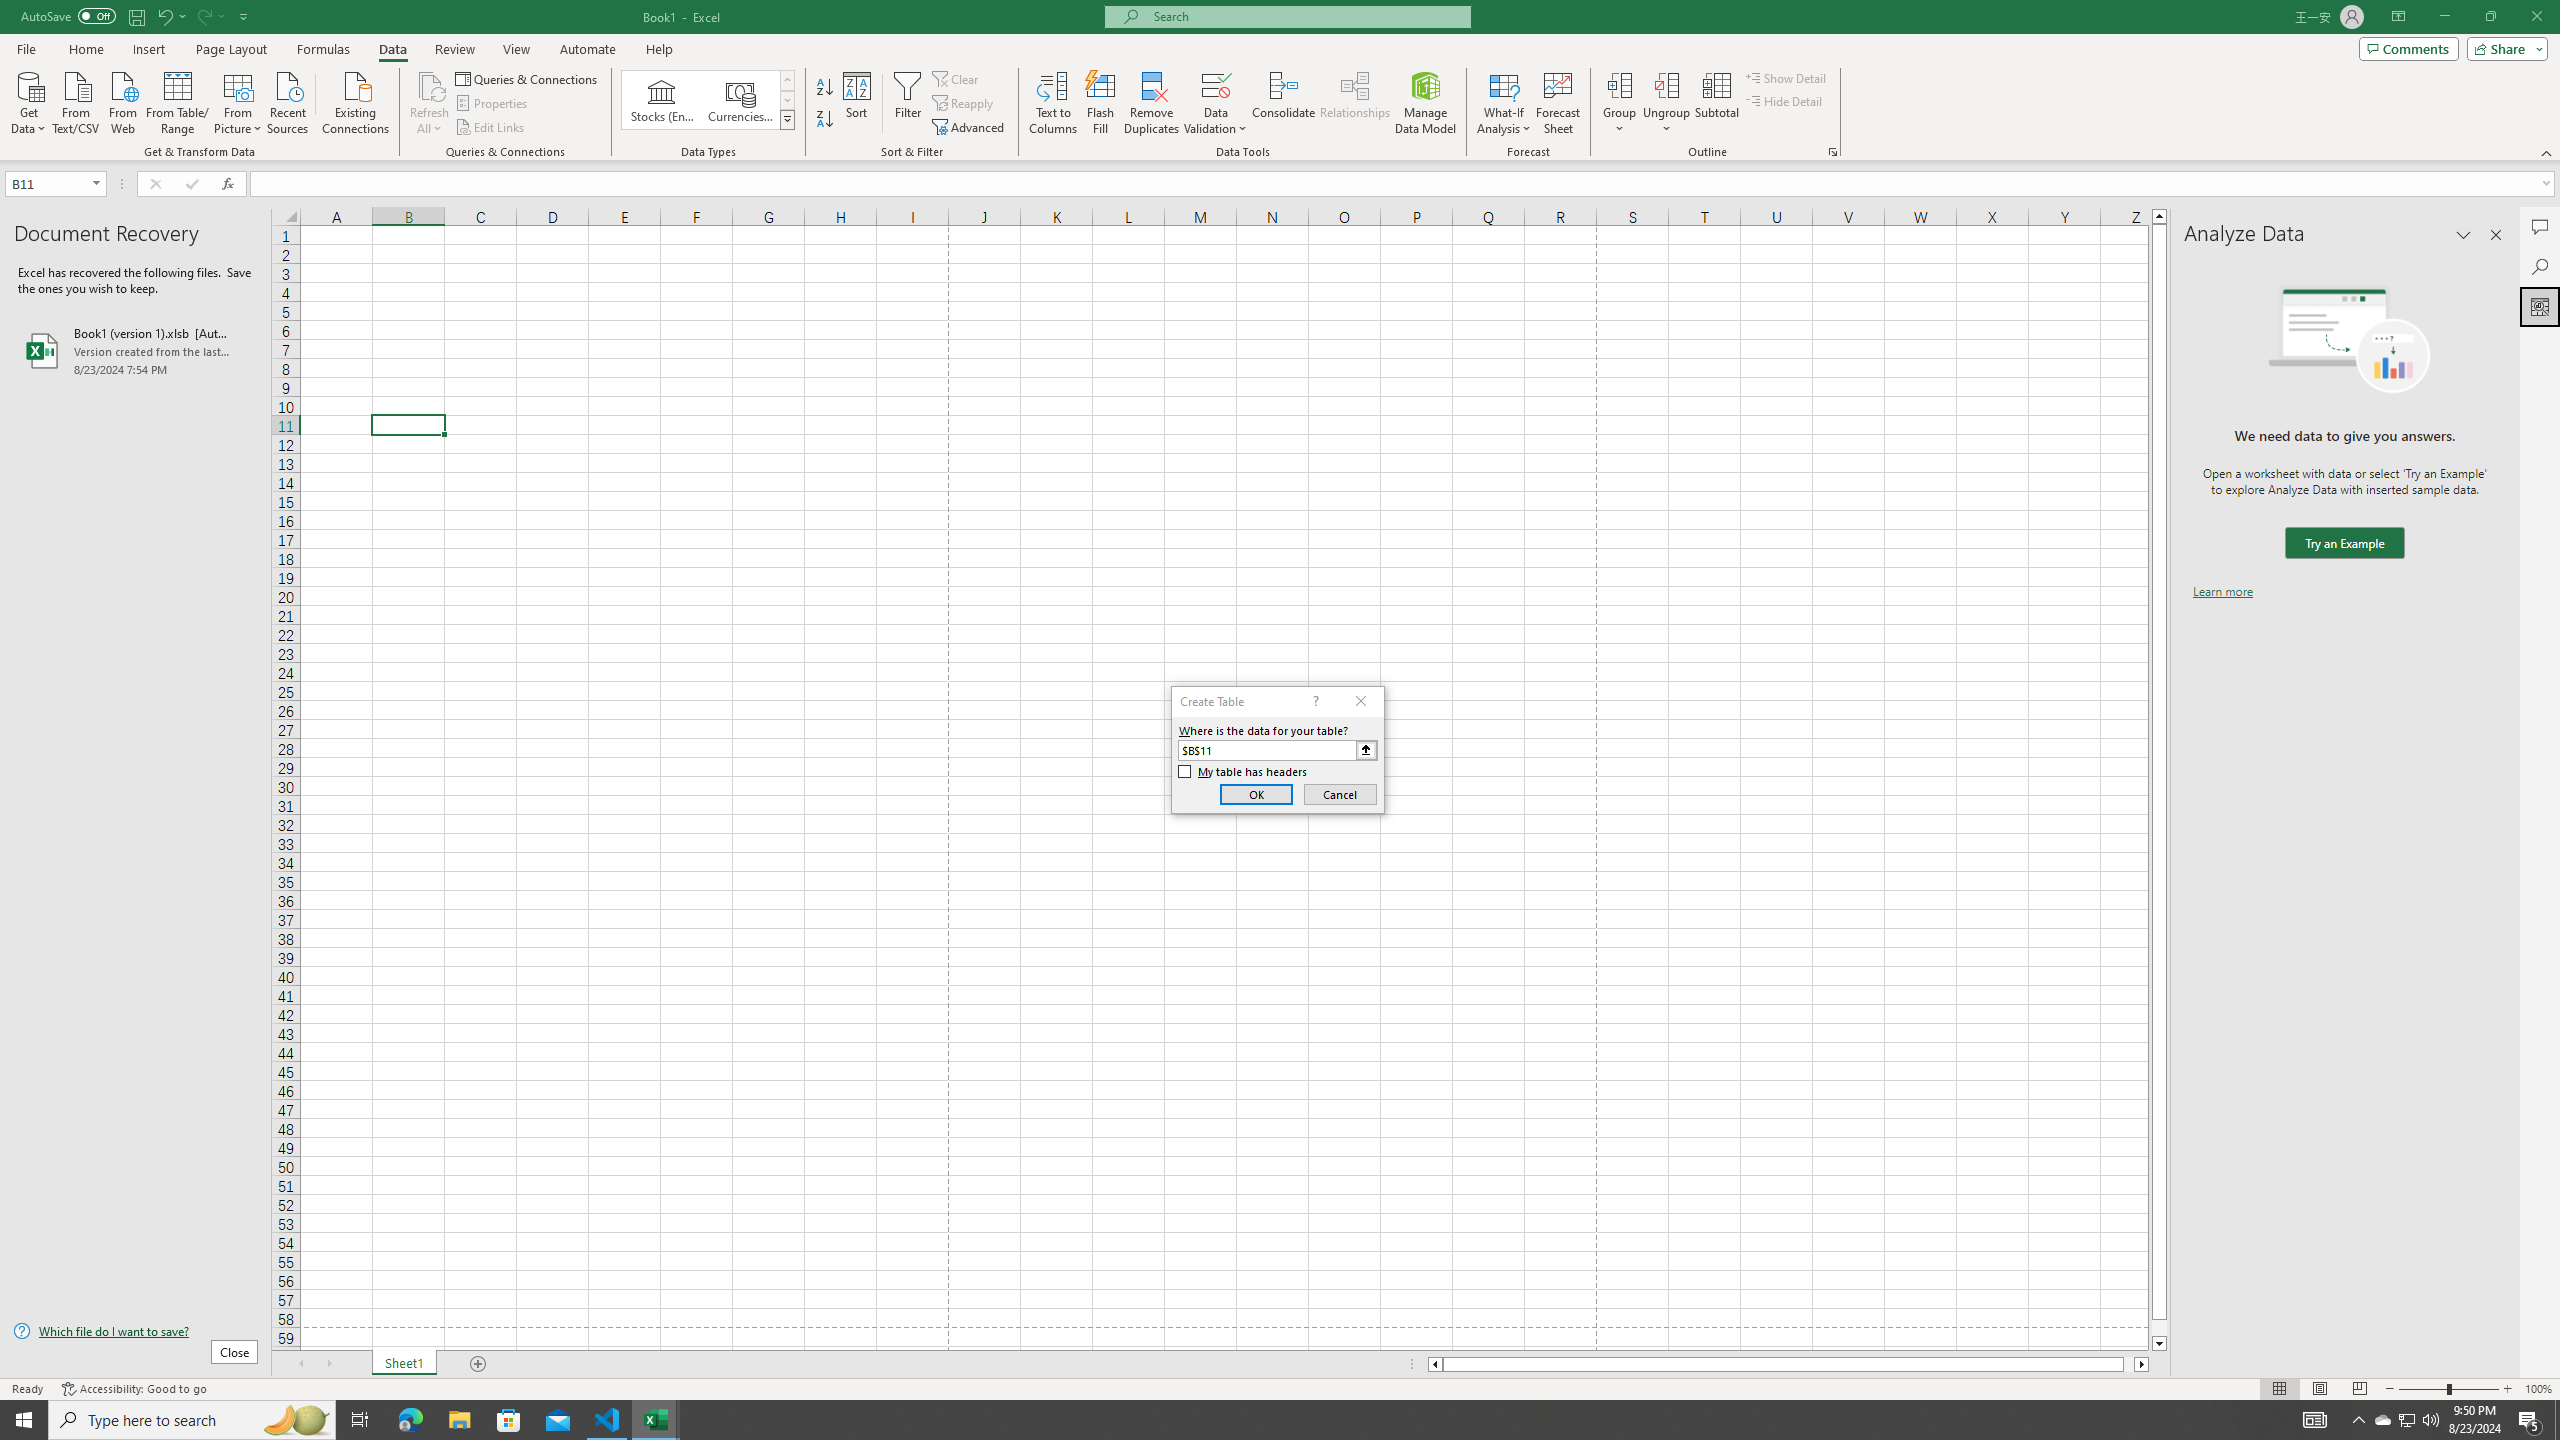 The height and width of the screenshot is (1440, 2560). What do you see at coordinates (856, 103) in the screenshot?
I see `'Sort...'` at bounding box center [856, 103].